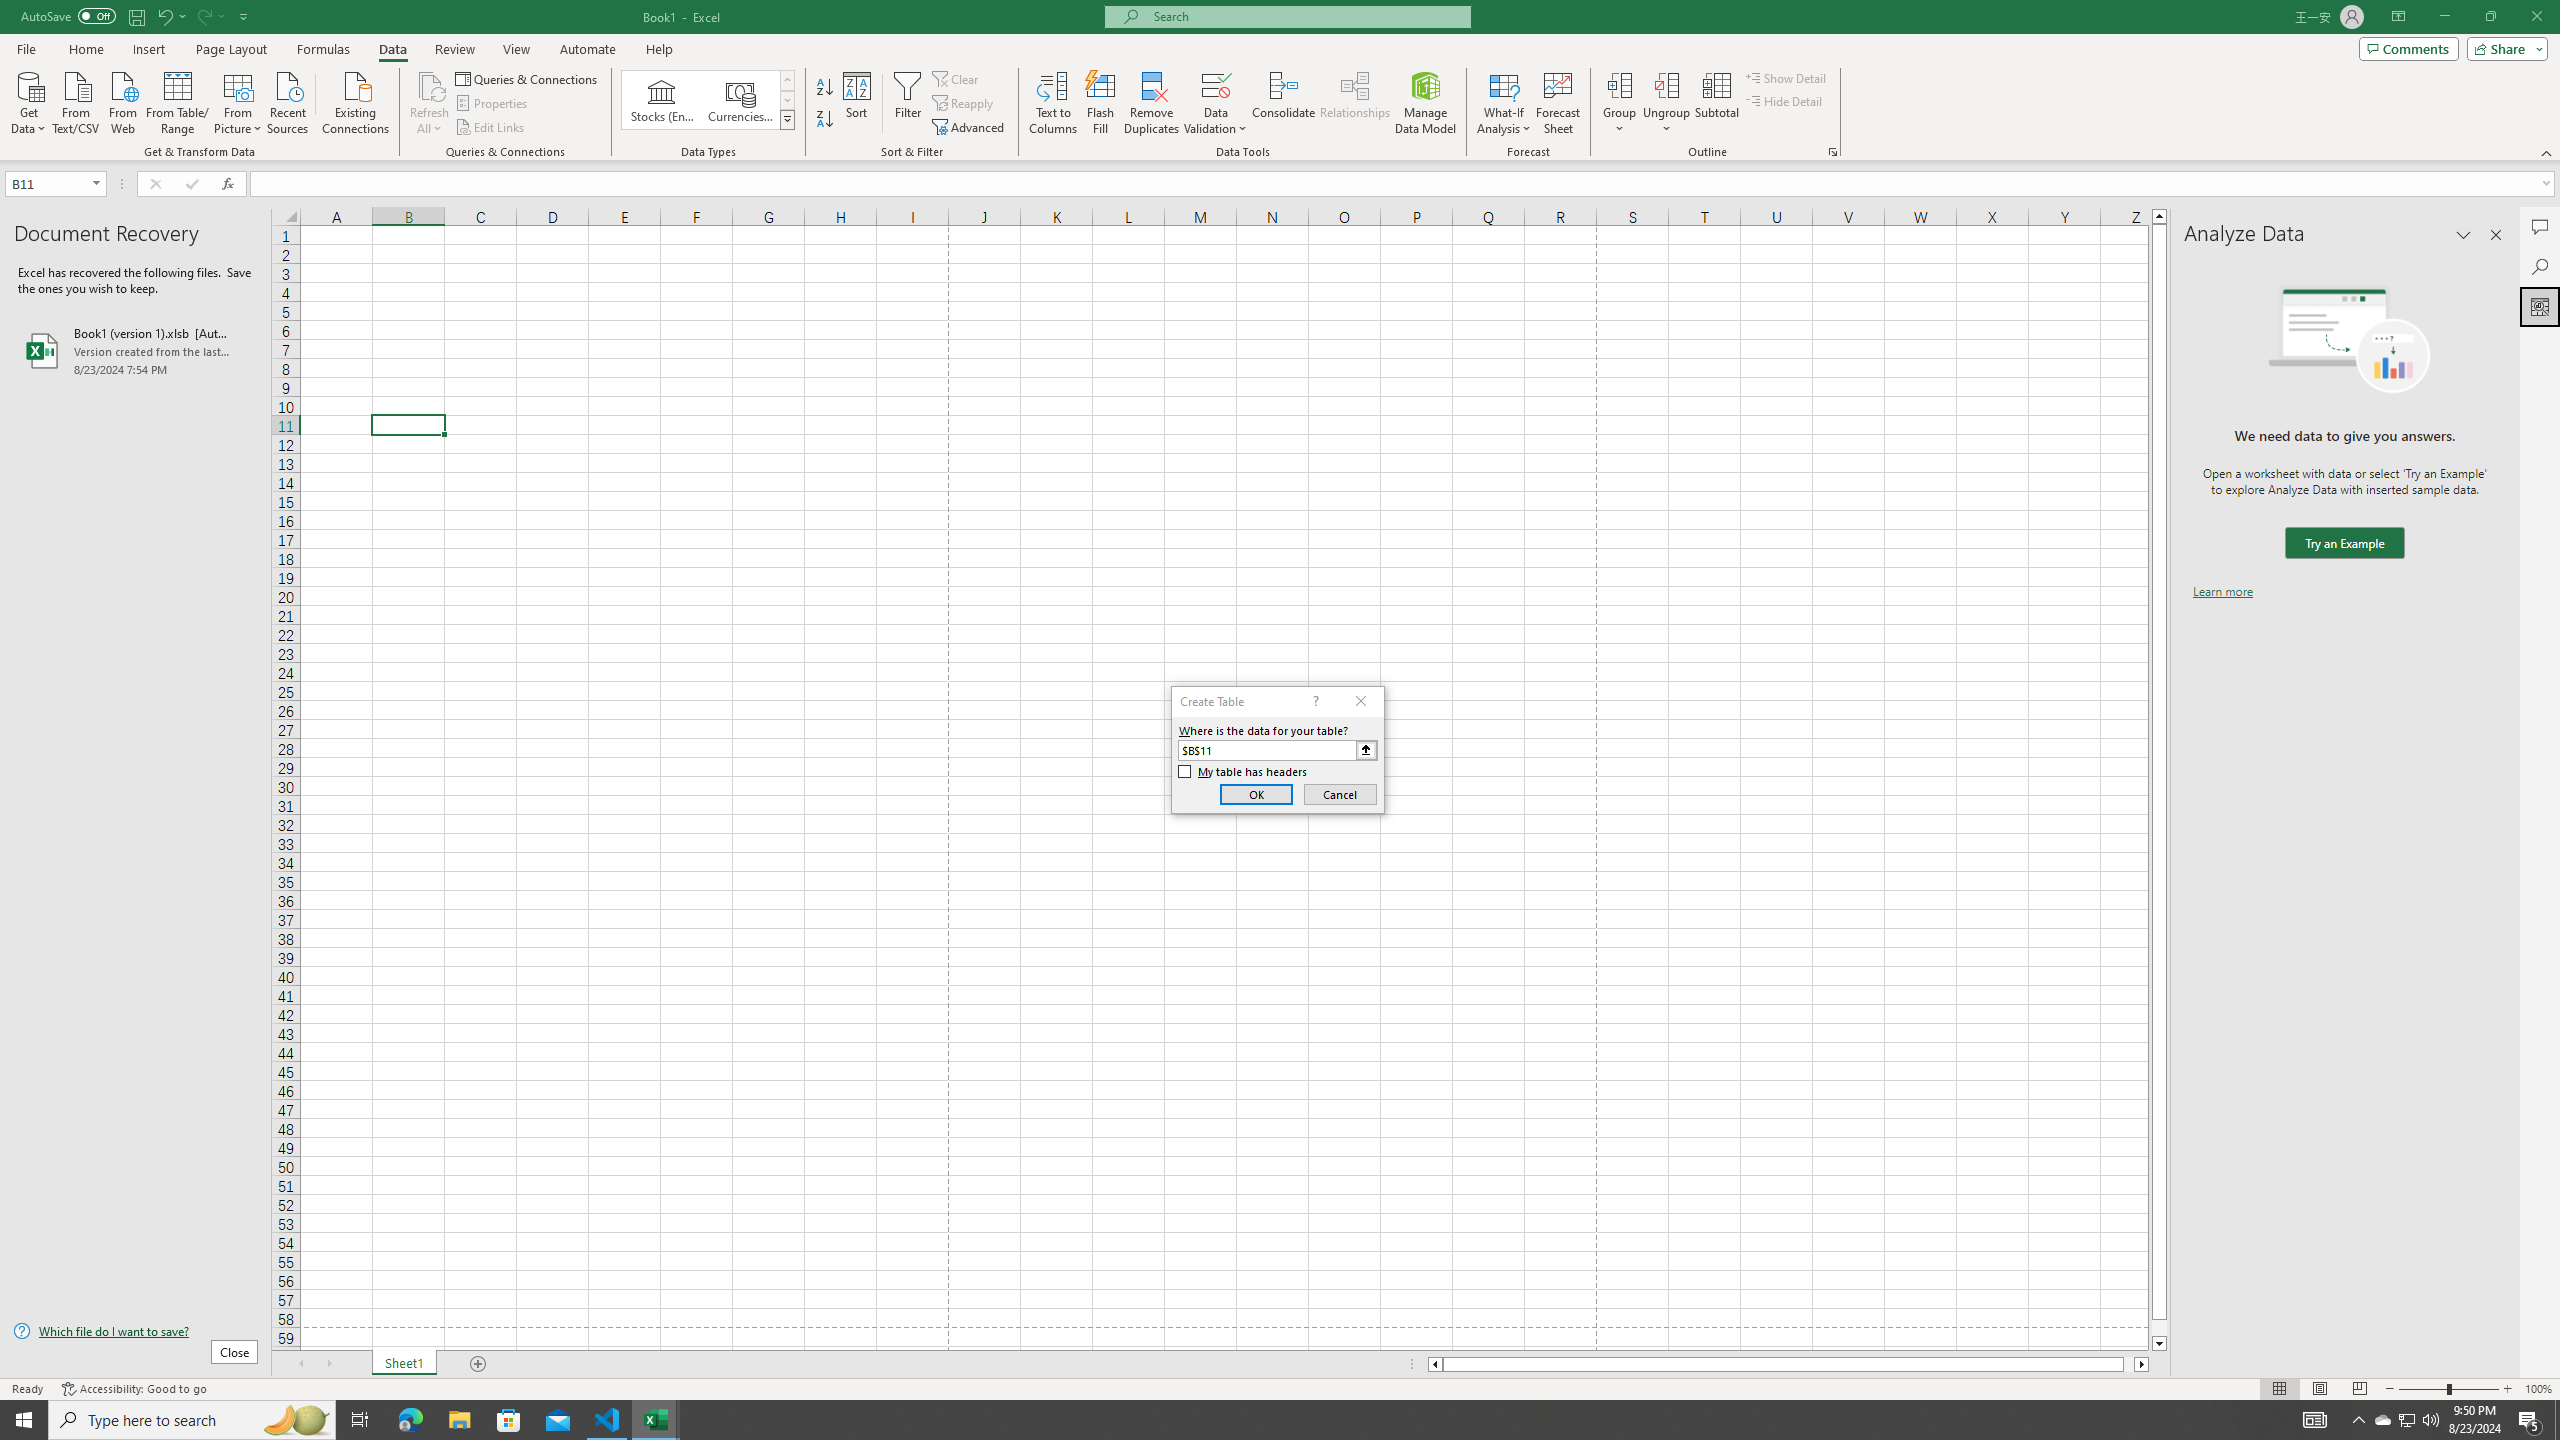 The height and width of the screenshot is (1440, 2560). What do you see at coordinates (856, 103) in the screenshot?
I see `'Sort...'` at bounding box center [856, 103].